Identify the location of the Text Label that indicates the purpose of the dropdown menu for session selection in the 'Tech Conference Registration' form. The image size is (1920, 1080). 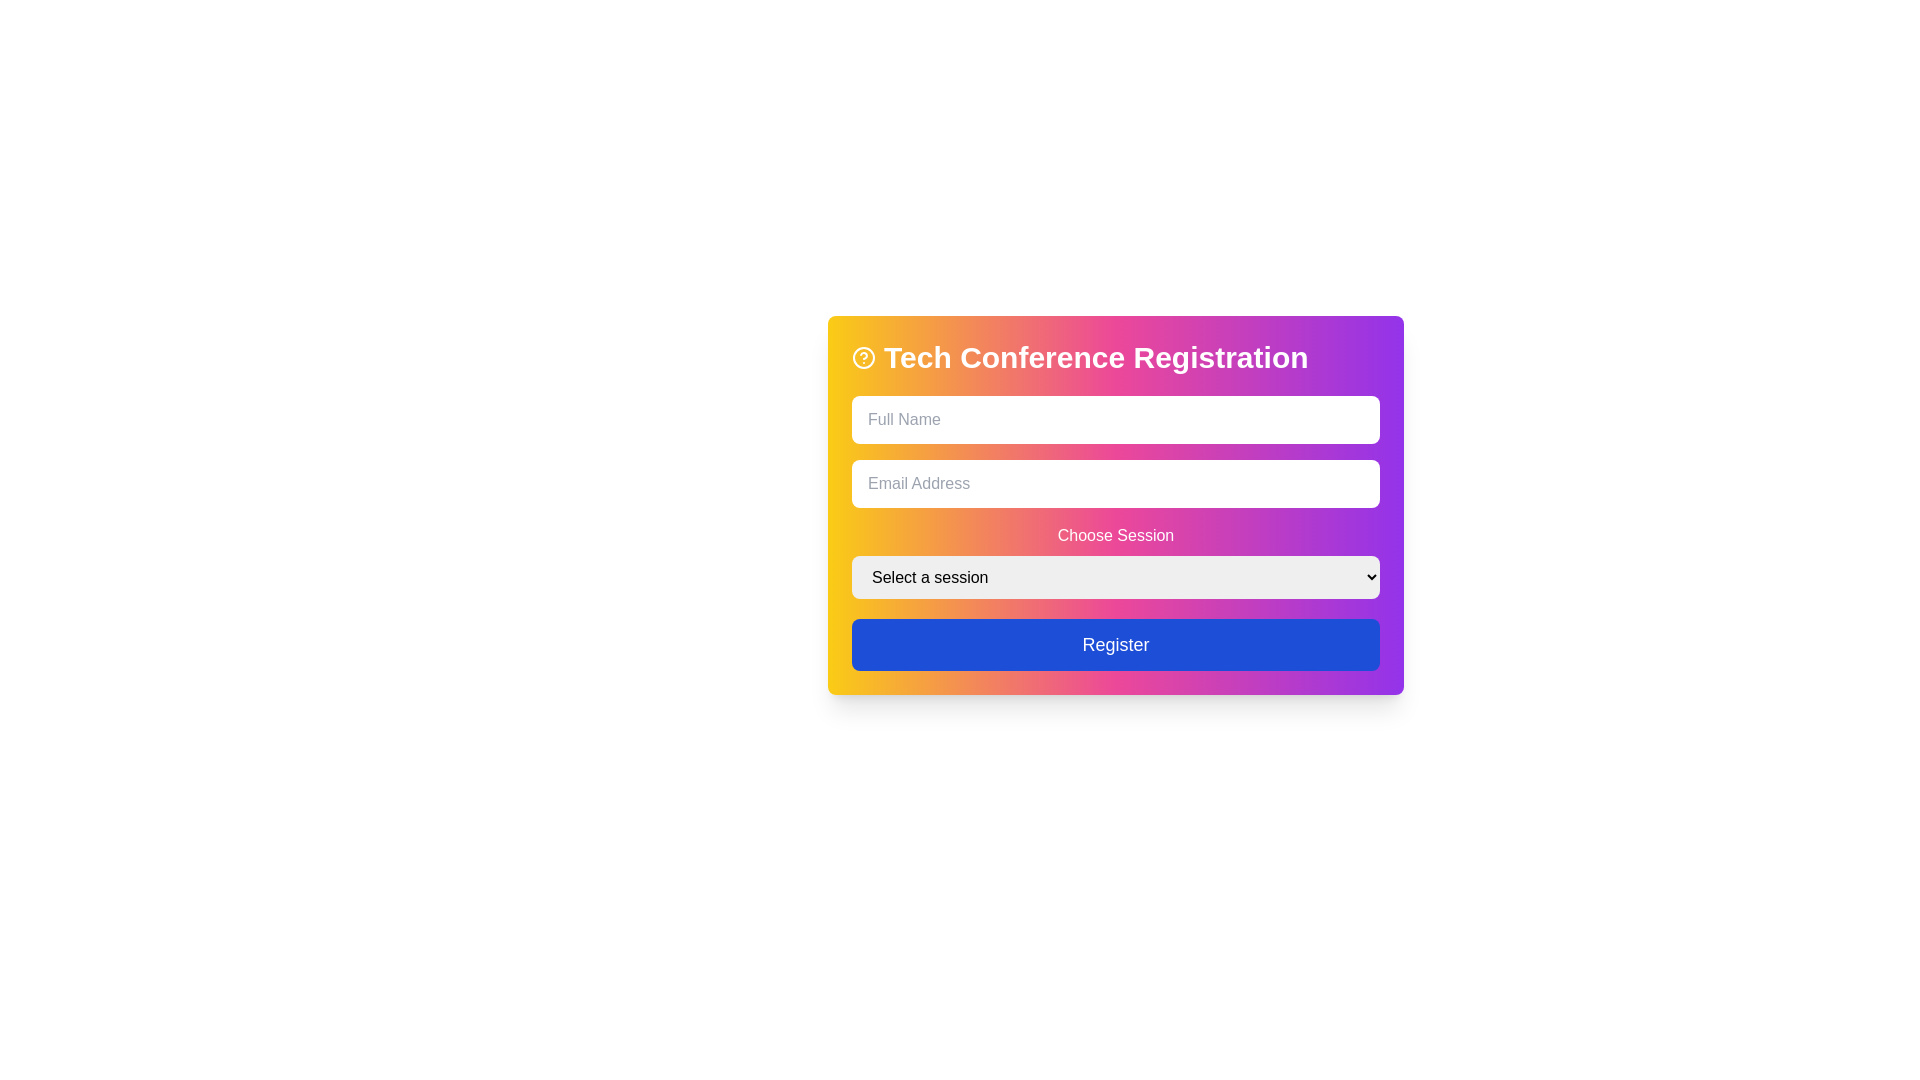
(1115, 535).